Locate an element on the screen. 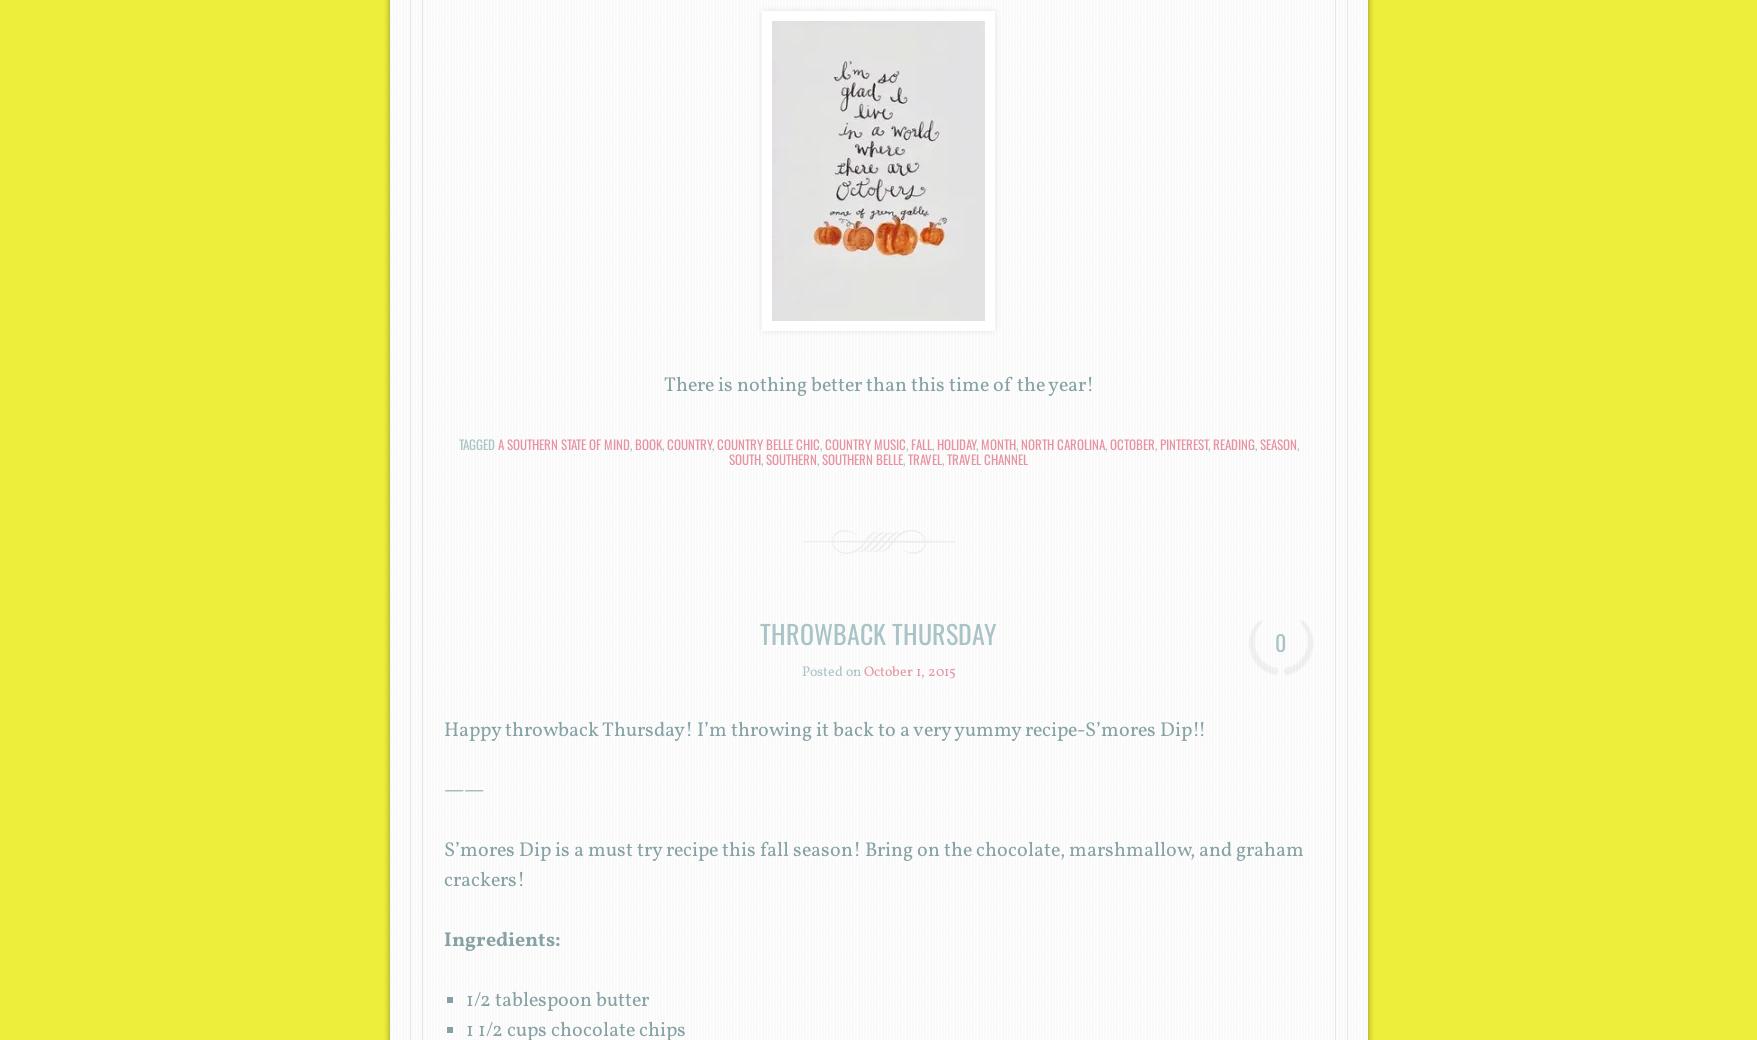 The image size is (1757, 1040). 'pinterest' is located at coordinates (1181, 443).